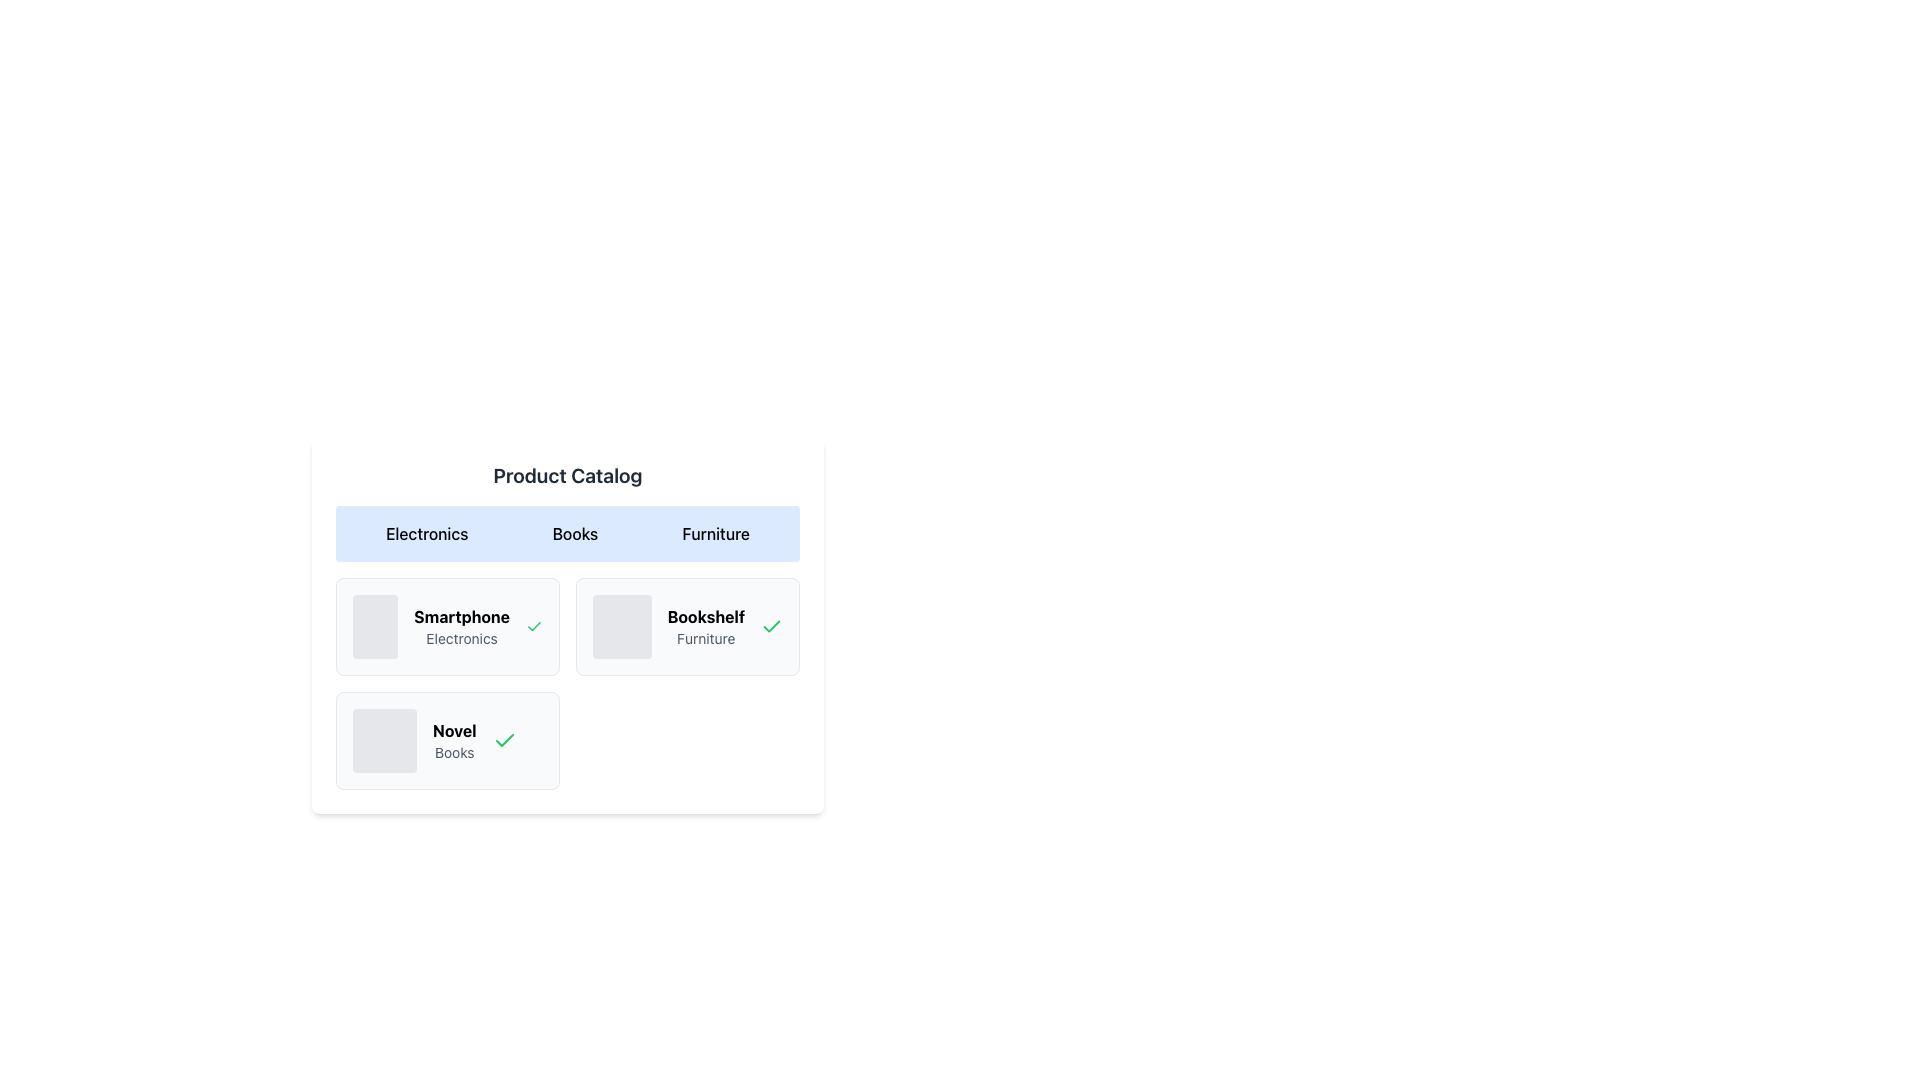 The height and width of the screenshot is (1080, 1920). Describe the element at coordinates (453, 740) in the screenshot. I see `the informative text label located in the lower part of the card component in the second row of a grid layout, which provides a title and description for the item it represents` at that location.